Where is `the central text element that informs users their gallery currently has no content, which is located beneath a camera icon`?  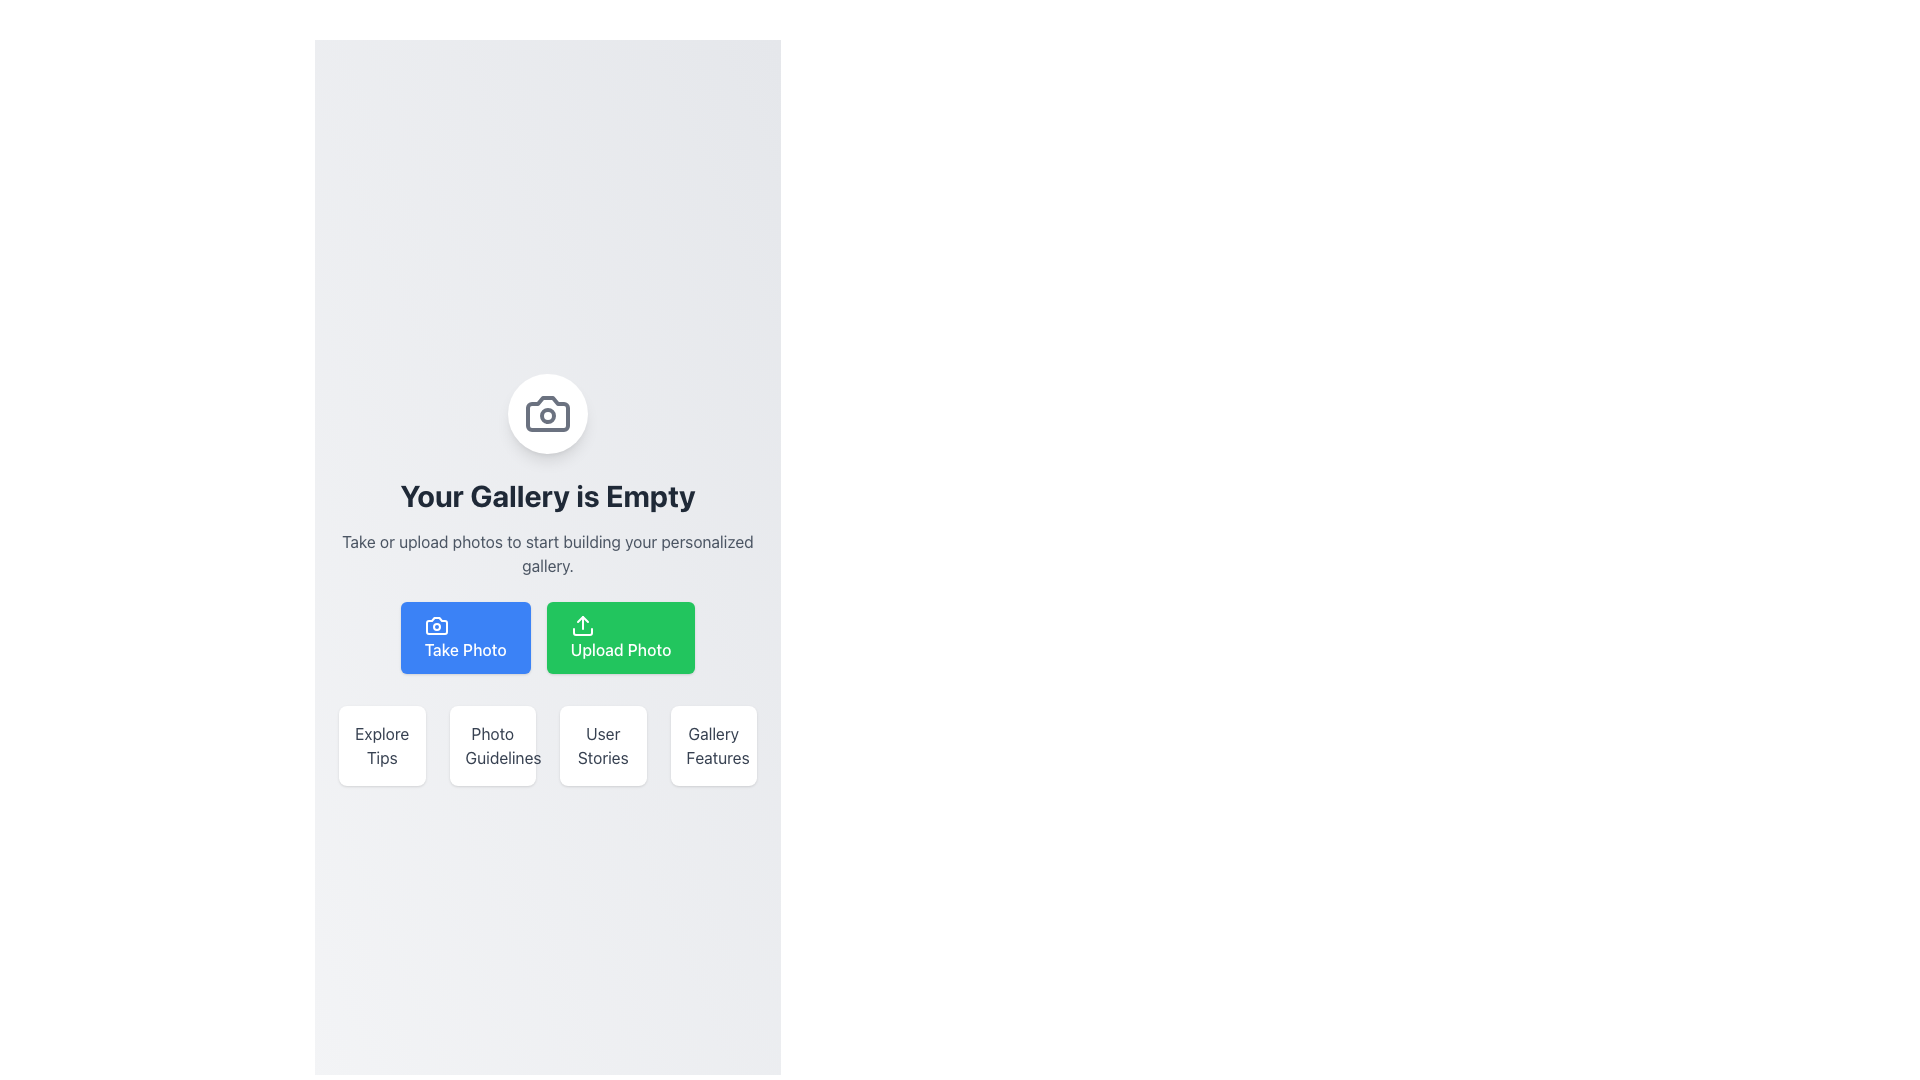
the central text element that informs users their gallery currently has no content, which is located beneath a camera icon is located at coordinates (547, 495).